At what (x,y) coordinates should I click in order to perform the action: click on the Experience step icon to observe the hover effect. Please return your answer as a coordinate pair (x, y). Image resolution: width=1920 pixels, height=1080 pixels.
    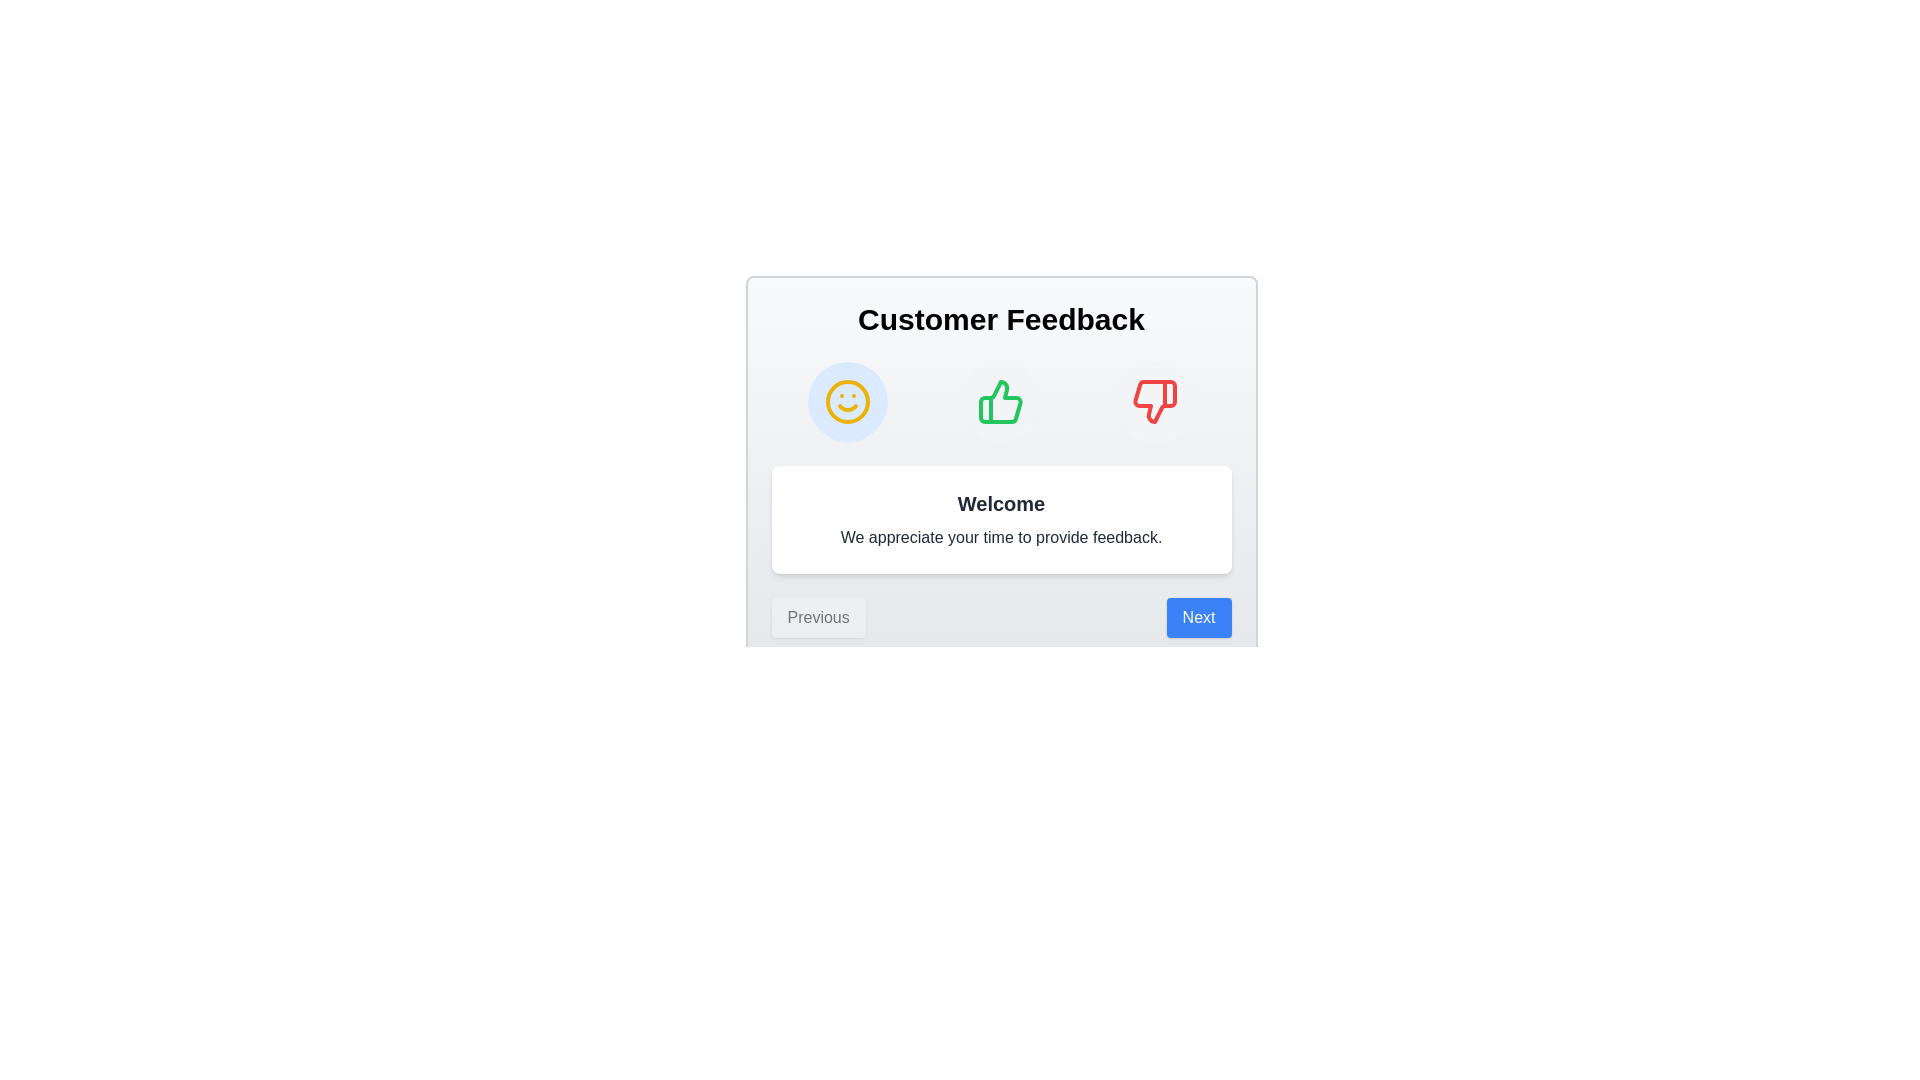
    Looking at the image, I should click on (1001, 401).